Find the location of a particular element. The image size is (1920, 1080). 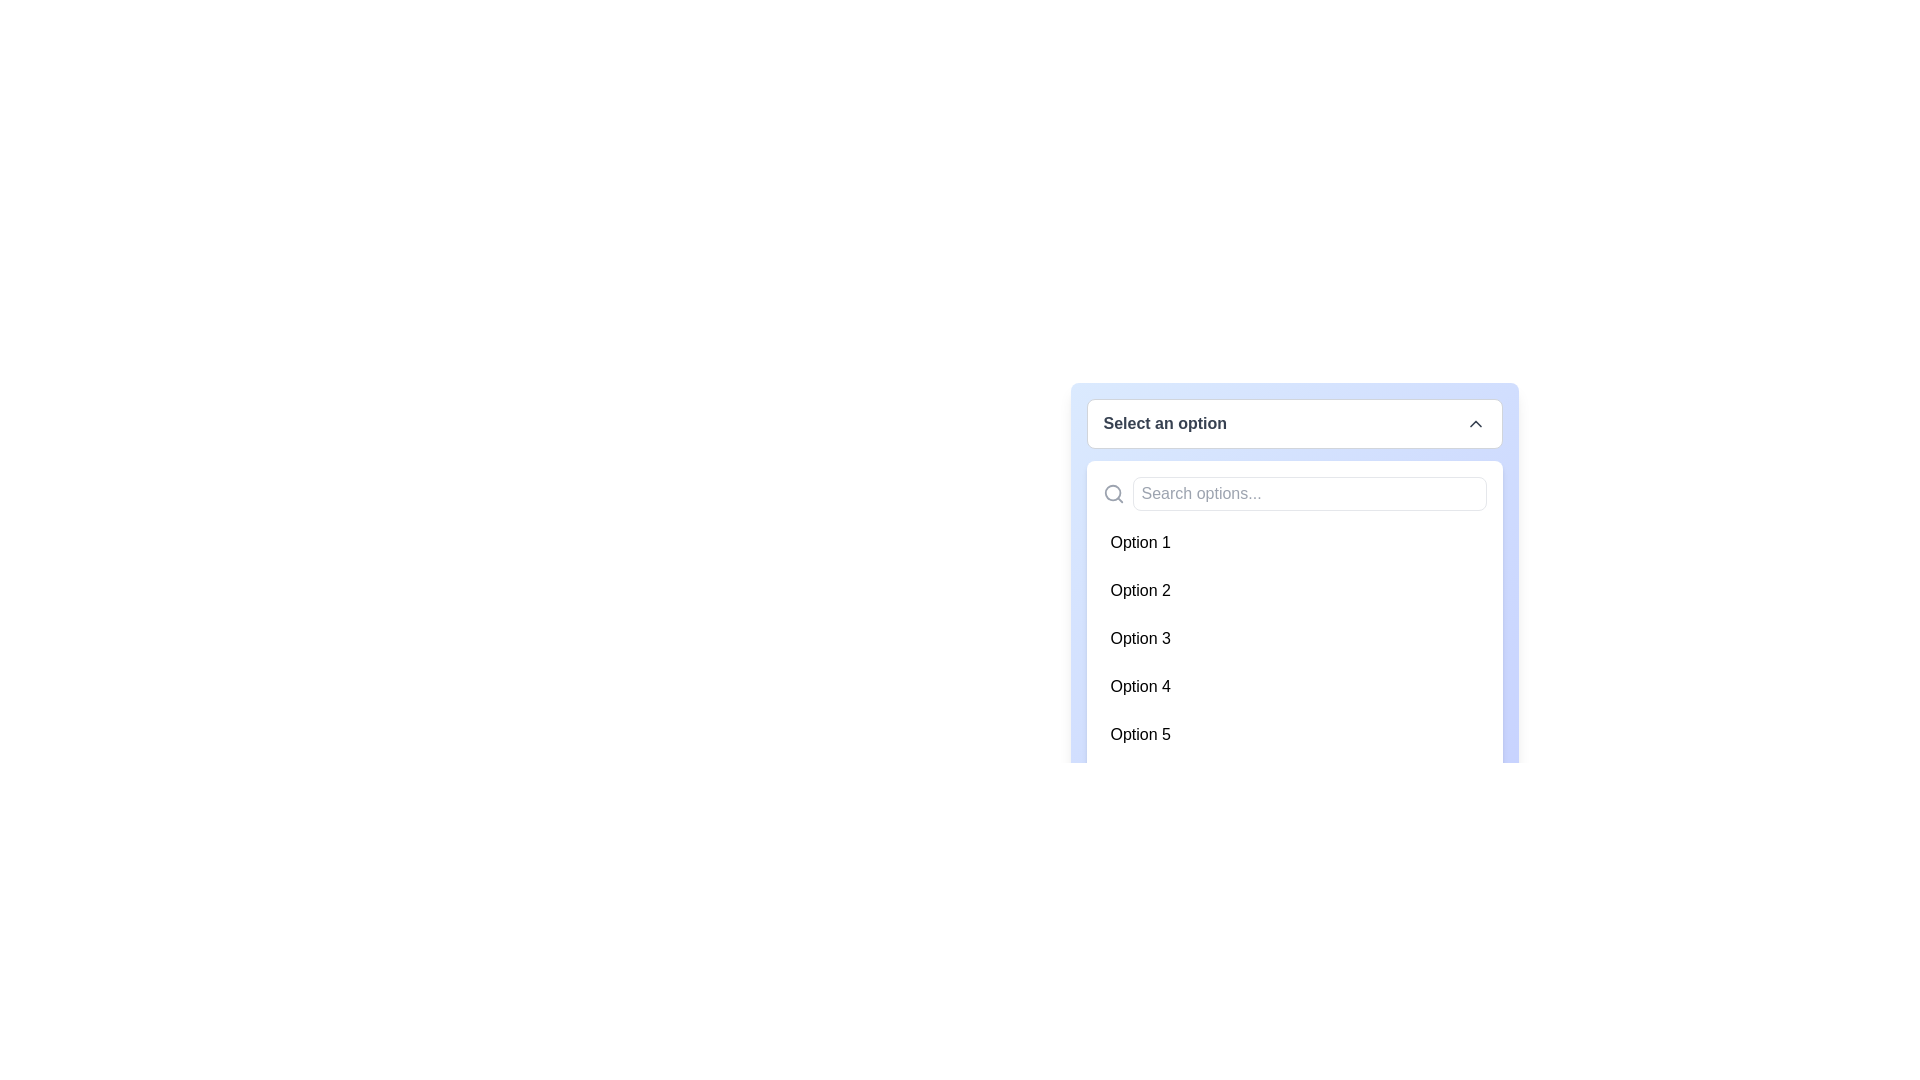

the list item labeled 'Option 3' is located at coordinates (1294, 639).